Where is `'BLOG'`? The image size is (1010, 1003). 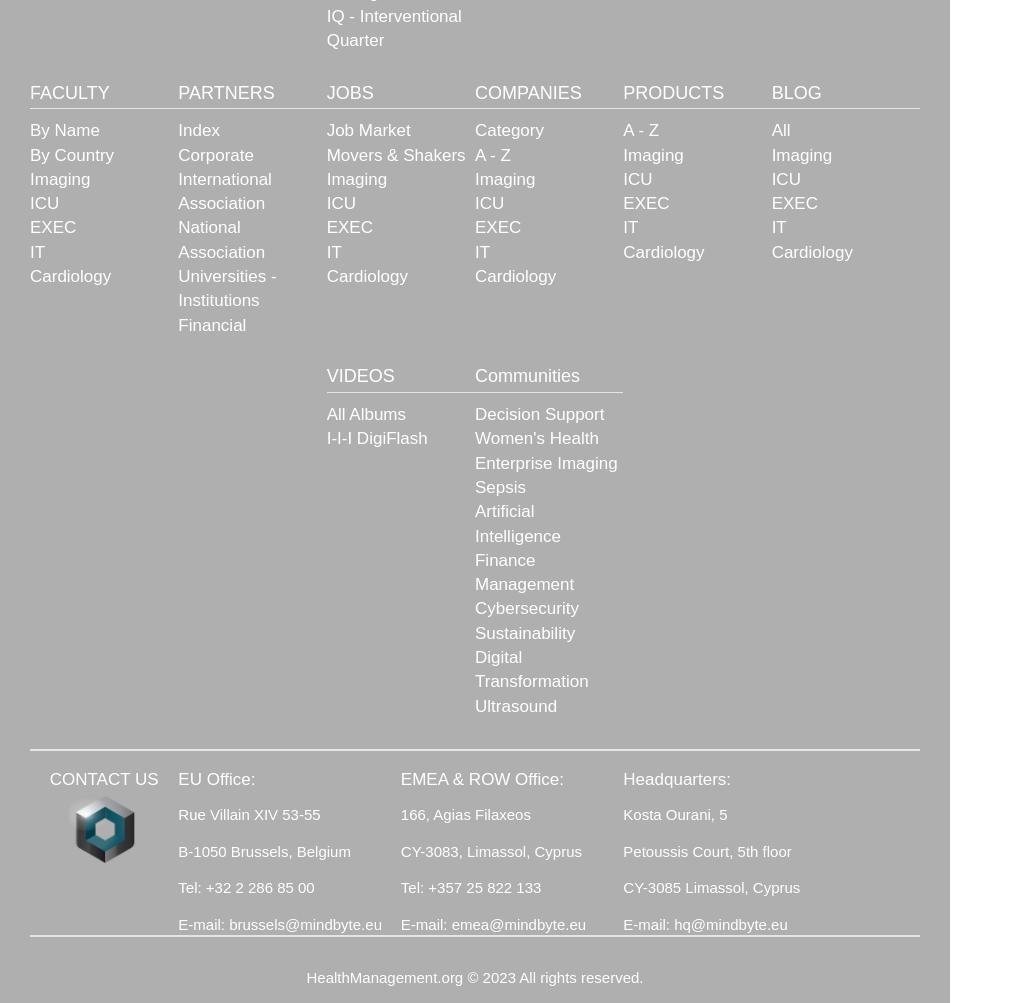
'BLOG' is located at coordinates (795, 91).